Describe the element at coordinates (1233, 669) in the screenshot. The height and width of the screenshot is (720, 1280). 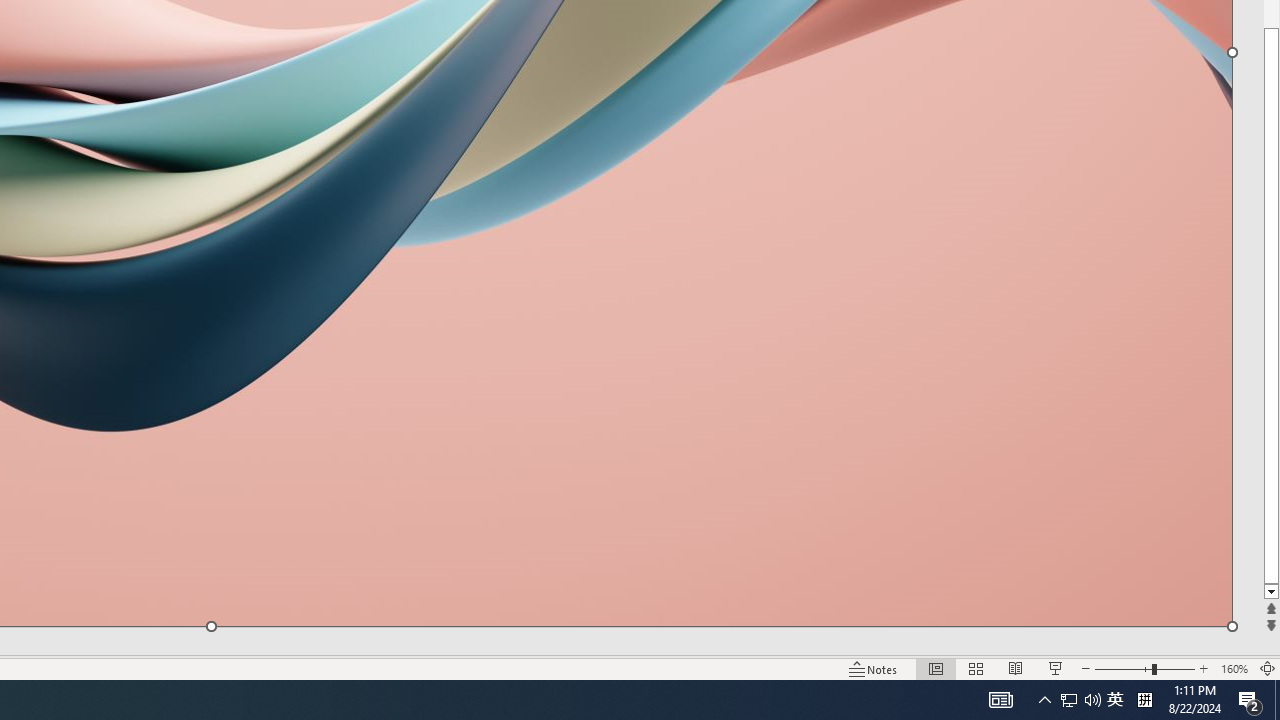
I see `'Zoom 160%'` at that location.